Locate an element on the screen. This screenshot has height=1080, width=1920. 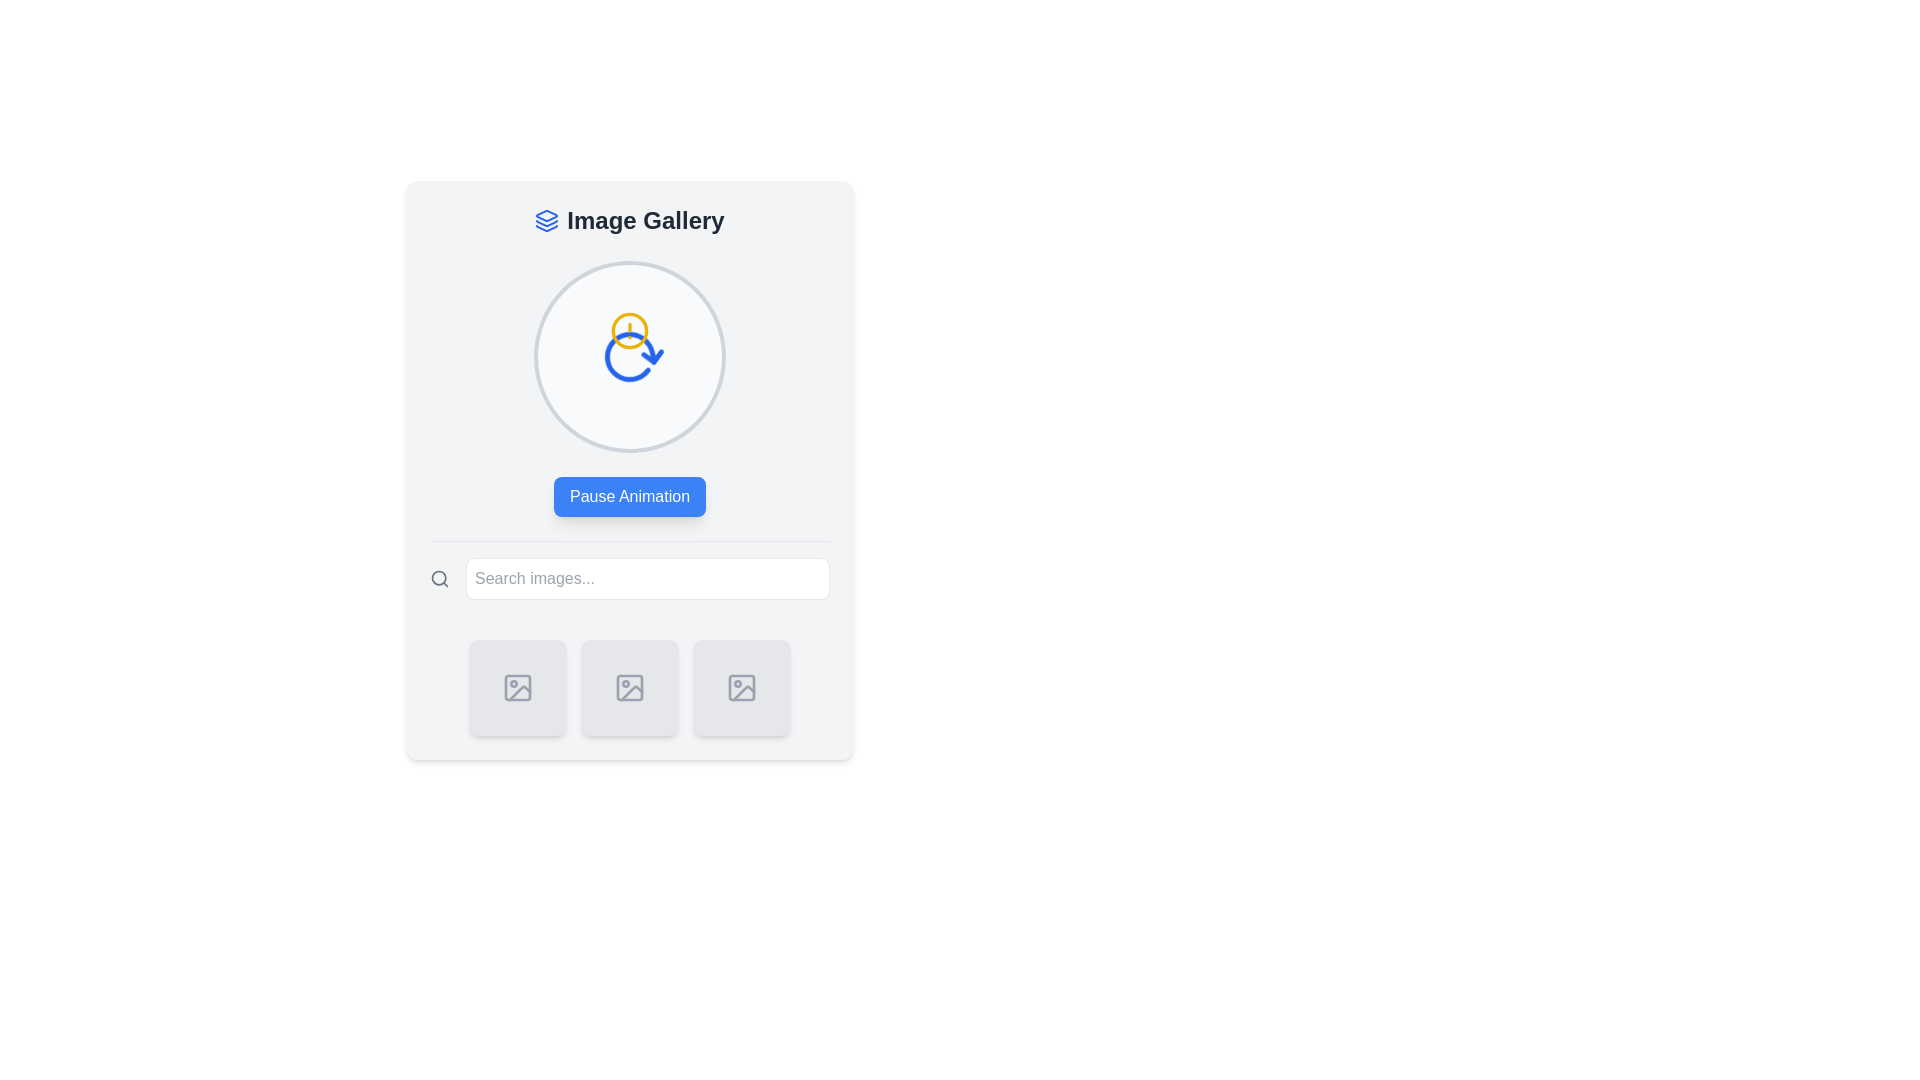
the third button in a horizontally aligned group of three buttons, which is likely used to interact with images is located at coordinates (741, 686).